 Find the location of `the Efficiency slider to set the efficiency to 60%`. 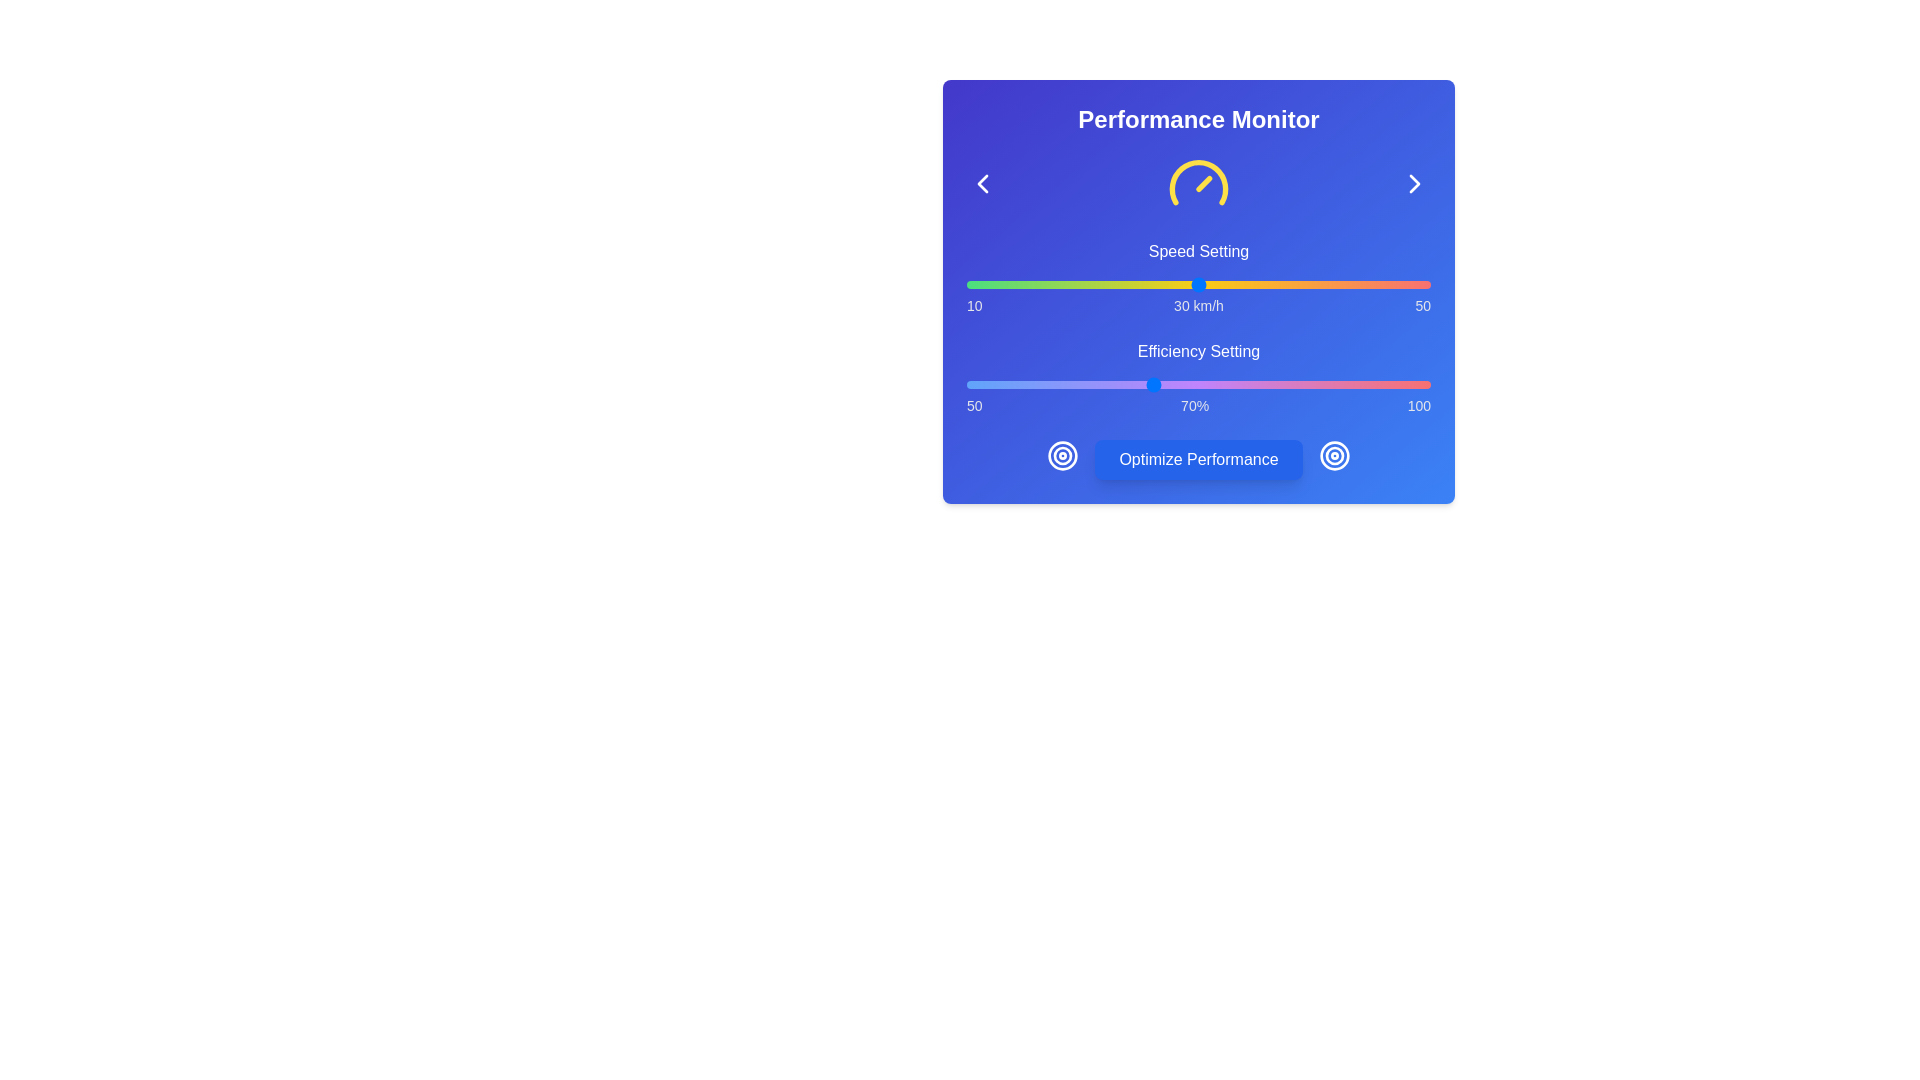

the Efficiency slider to set the efficiency to 60% is located at coordinates (1058, 385).